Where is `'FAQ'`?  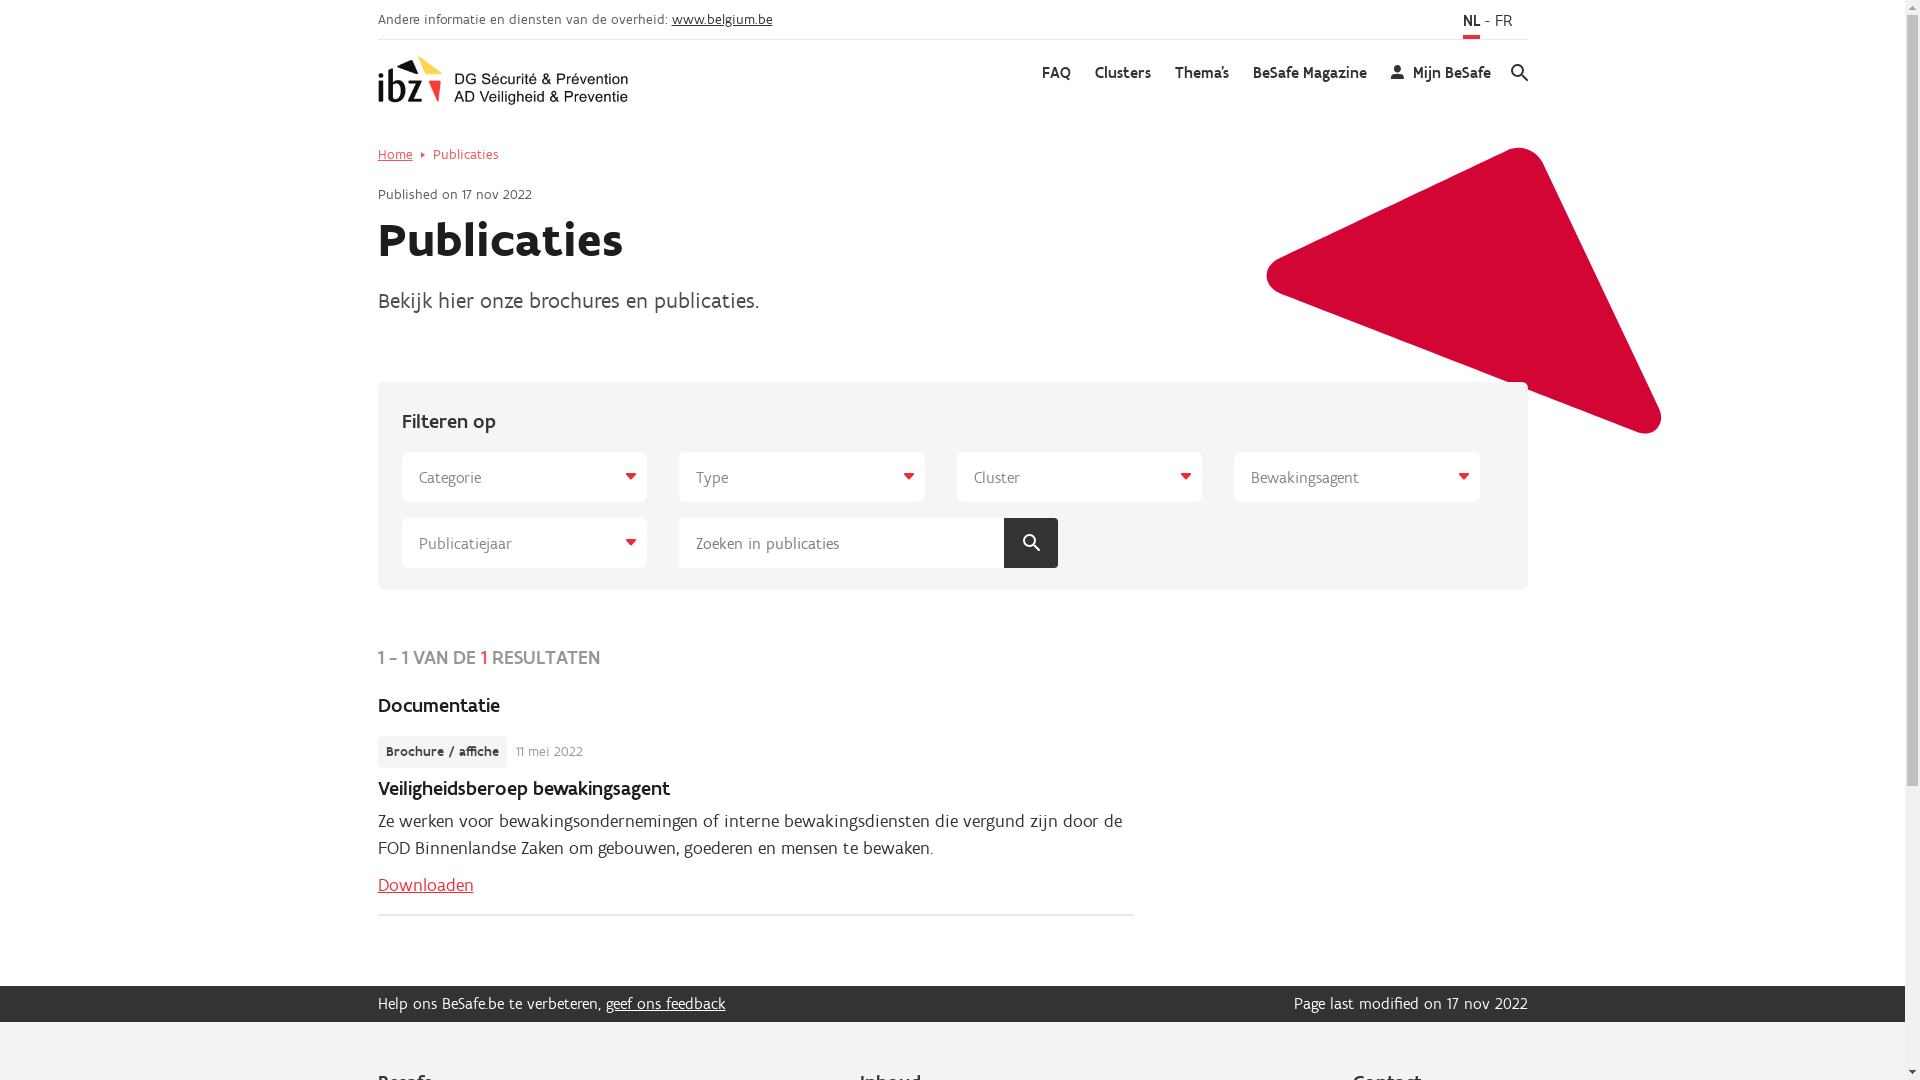
'FAQ' is located at coordinates (1040, 72).